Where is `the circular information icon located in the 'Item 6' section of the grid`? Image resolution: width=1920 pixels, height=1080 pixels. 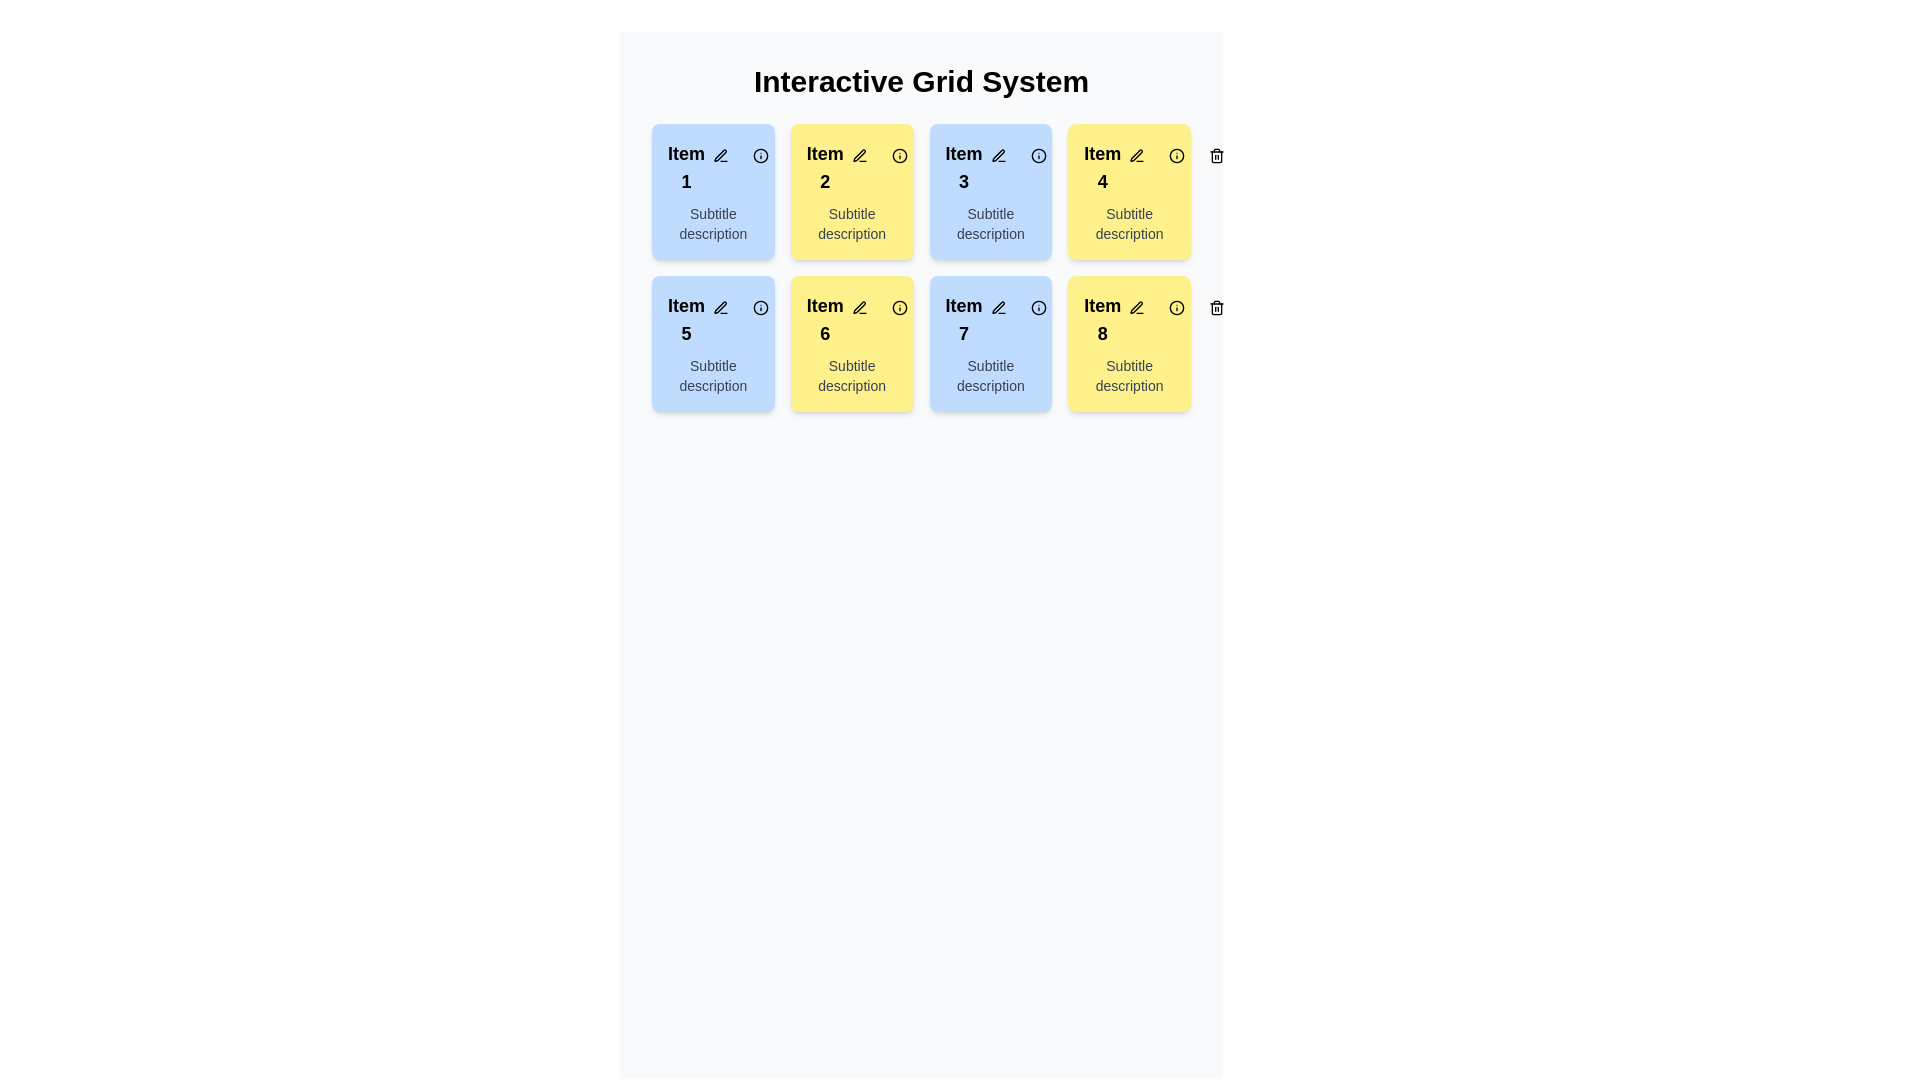 the circular information icon located in the 'Item 6' section of the grid is located at coordinates (898, 308).